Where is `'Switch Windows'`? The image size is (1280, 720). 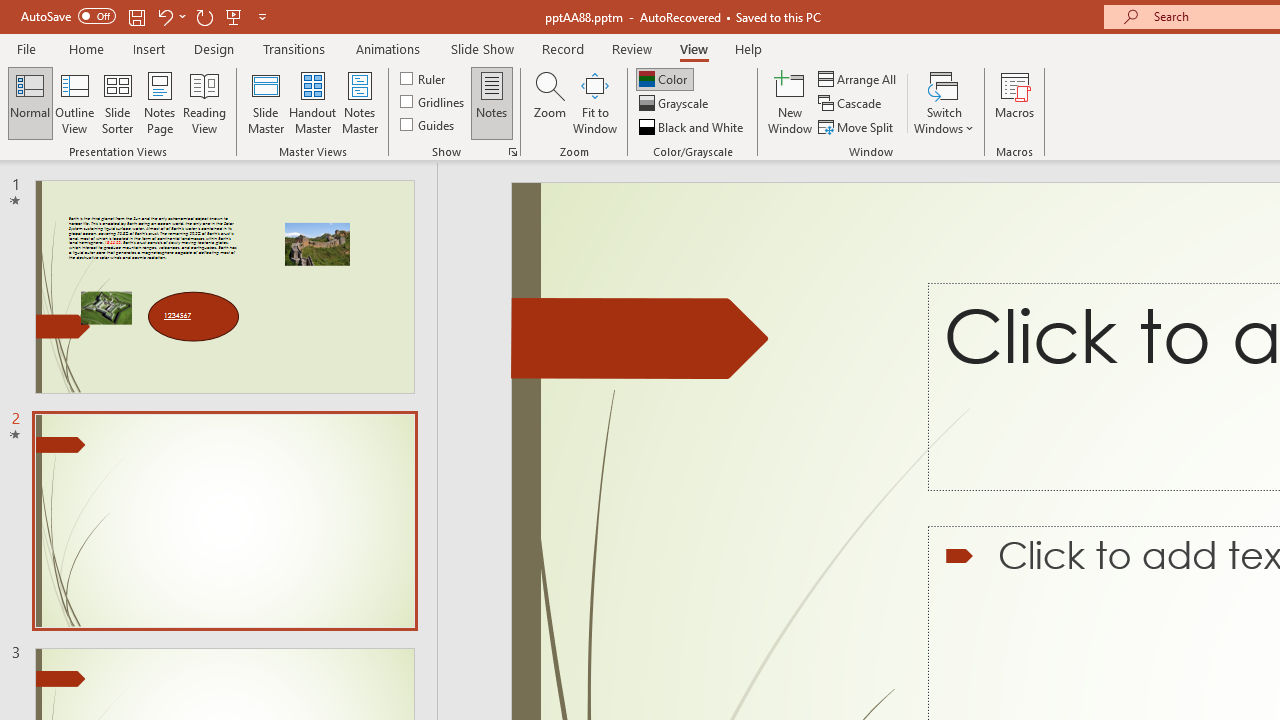 'Switch Windows' is located at coordinates (943, 103).